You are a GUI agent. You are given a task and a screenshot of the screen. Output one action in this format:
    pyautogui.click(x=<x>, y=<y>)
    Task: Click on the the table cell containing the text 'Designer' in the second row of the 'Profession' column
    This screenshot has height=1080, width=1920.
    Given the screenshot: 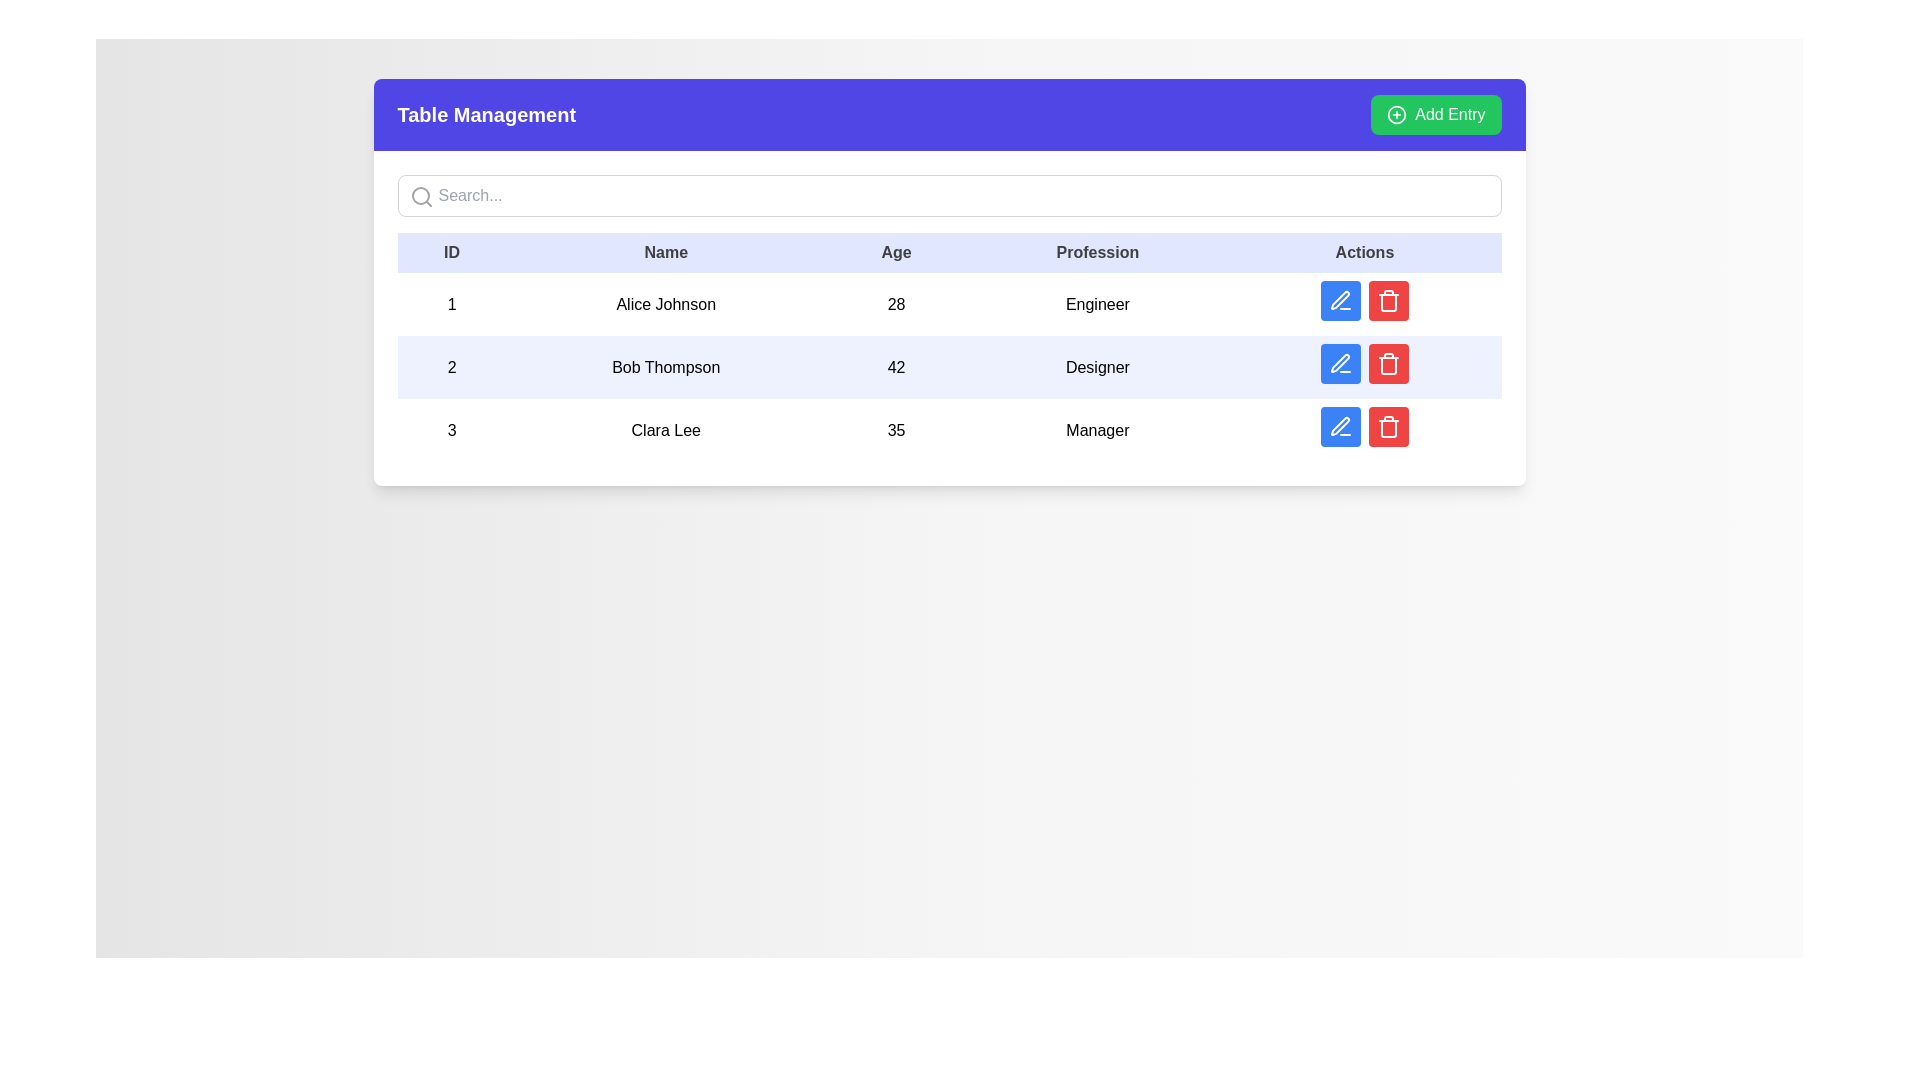 What is the action you would take?
    pyautogui.click(x=1096, y=367)
    